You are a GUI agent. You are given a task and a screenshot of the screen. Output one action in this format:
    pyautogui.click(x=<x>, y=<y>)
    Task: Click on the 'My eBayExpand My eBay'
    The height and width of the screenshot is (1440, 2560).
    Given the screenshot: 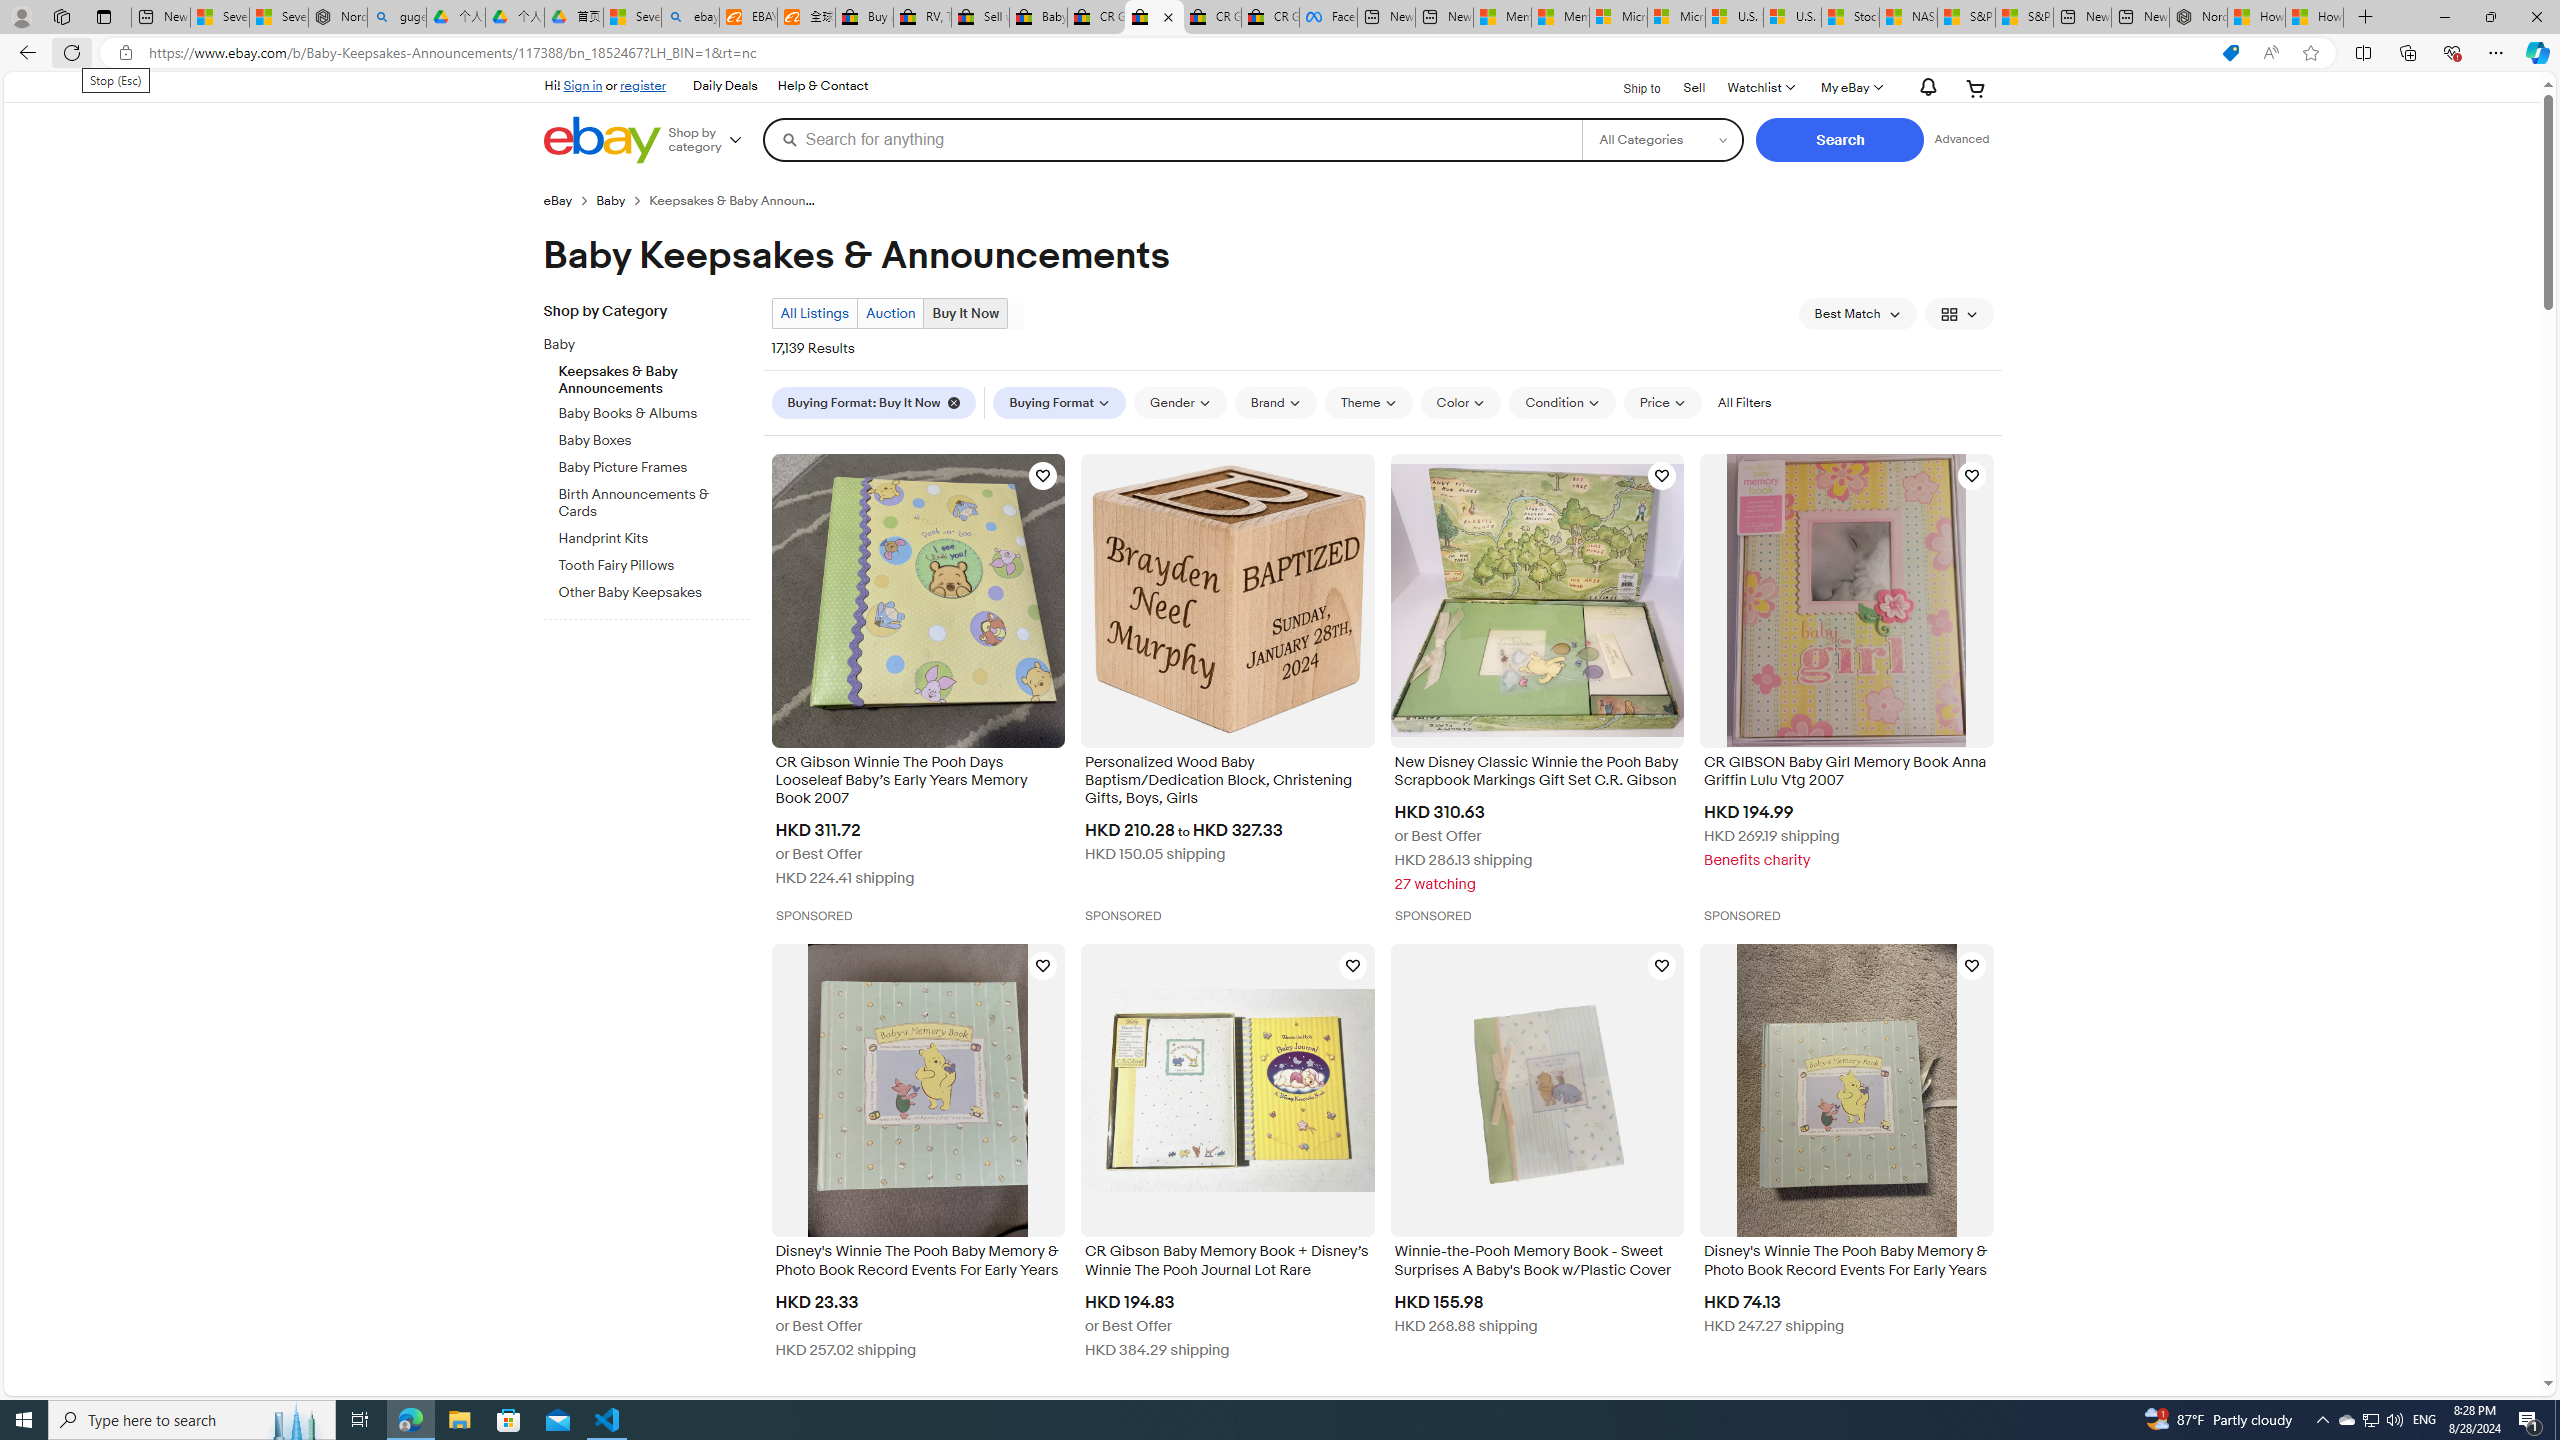 What is the action you would take?
    pyautogui.click(x=1850, y=87)
    